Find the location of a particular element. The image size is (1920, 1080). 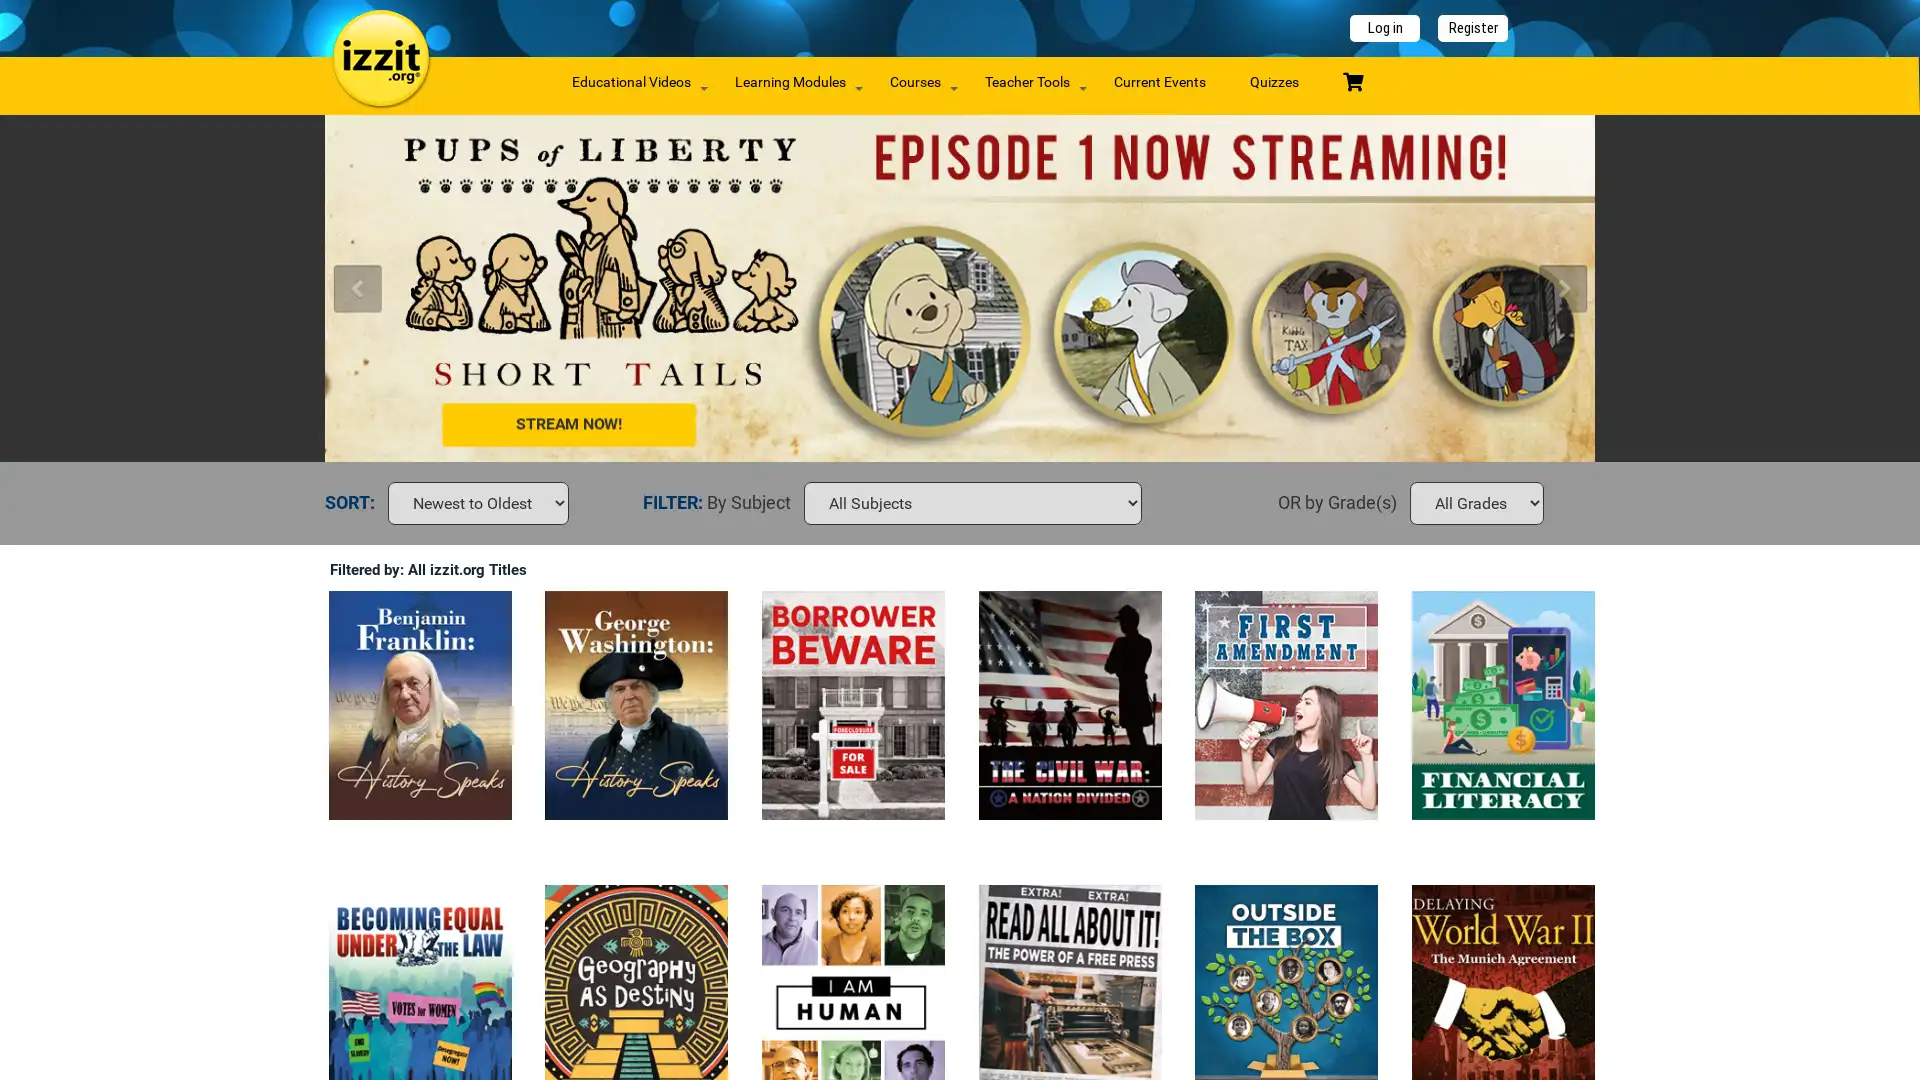

Register is located at coordinates (1473, 28).